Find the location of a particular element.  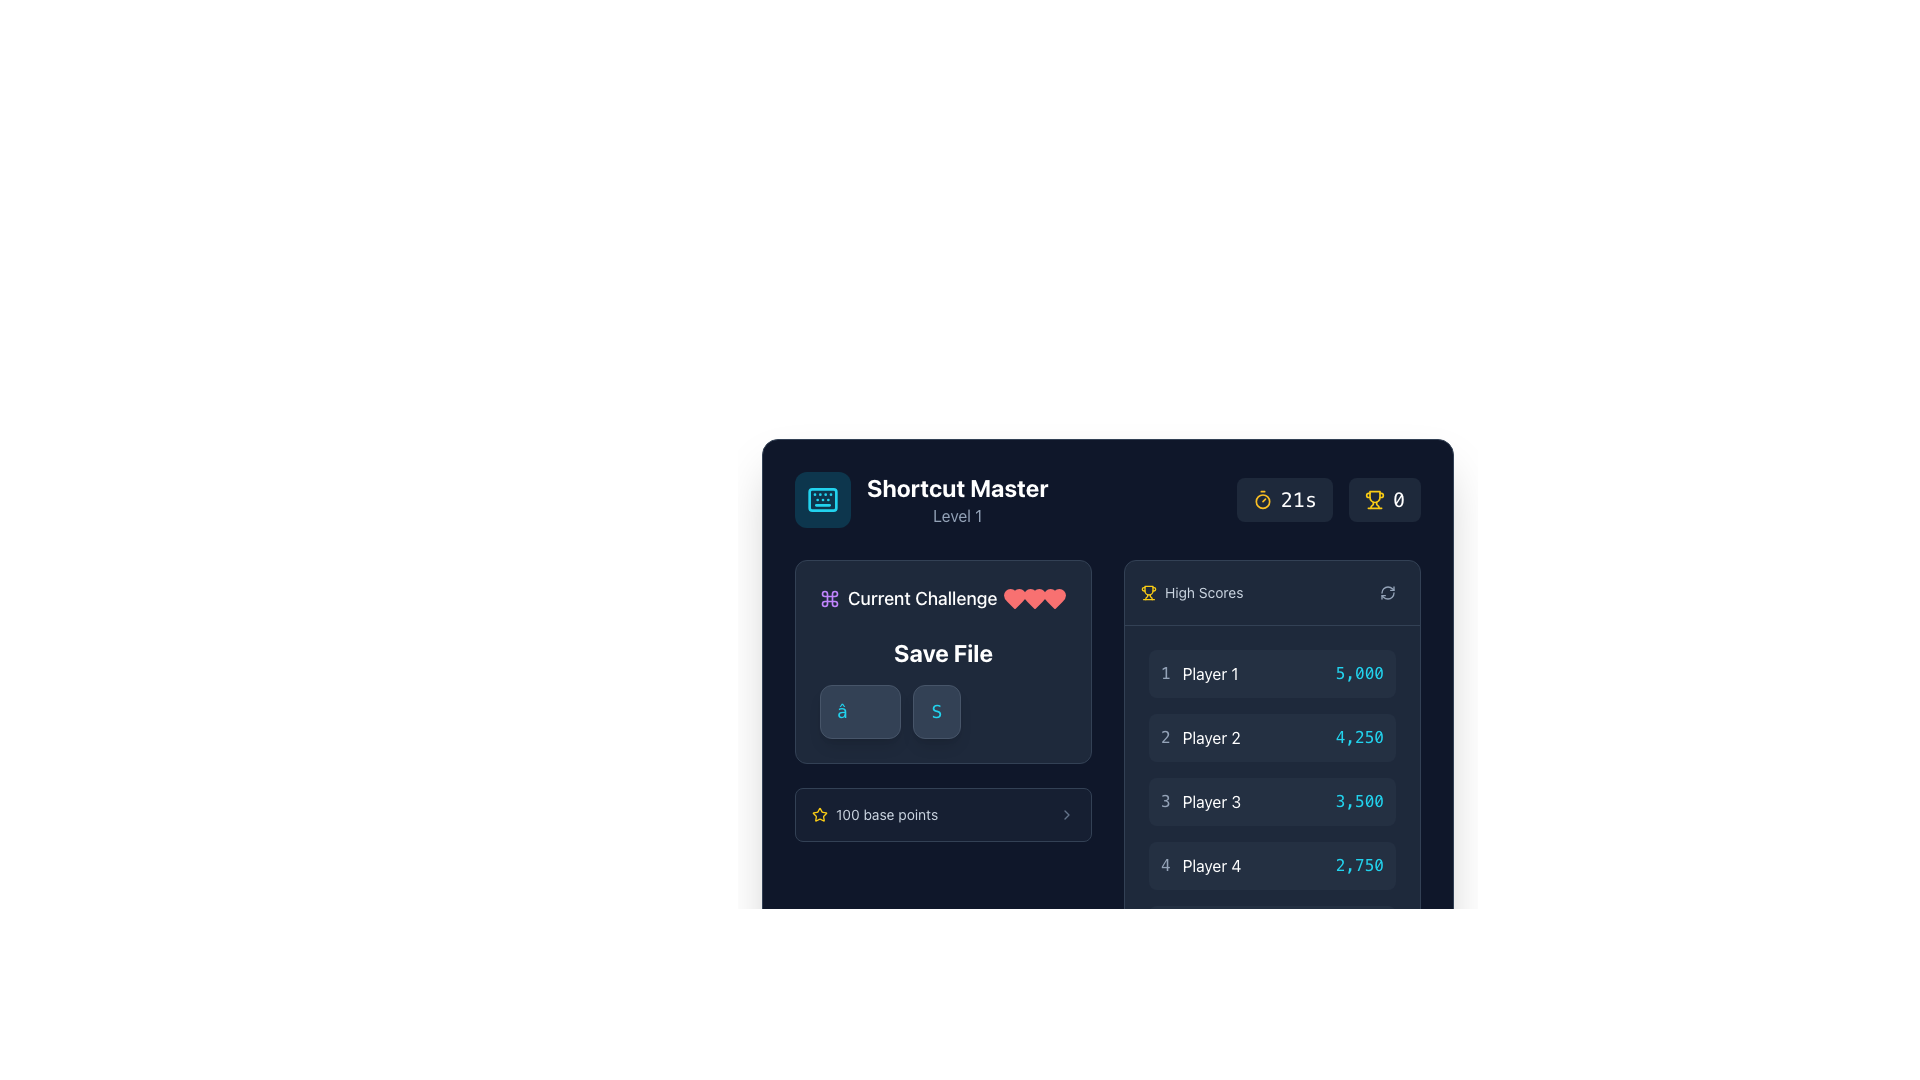

the text label displaying the name of the third player in the high scores list, which is located between the rank '3' and the score '3,500' is located at coordinates (1200, 801).